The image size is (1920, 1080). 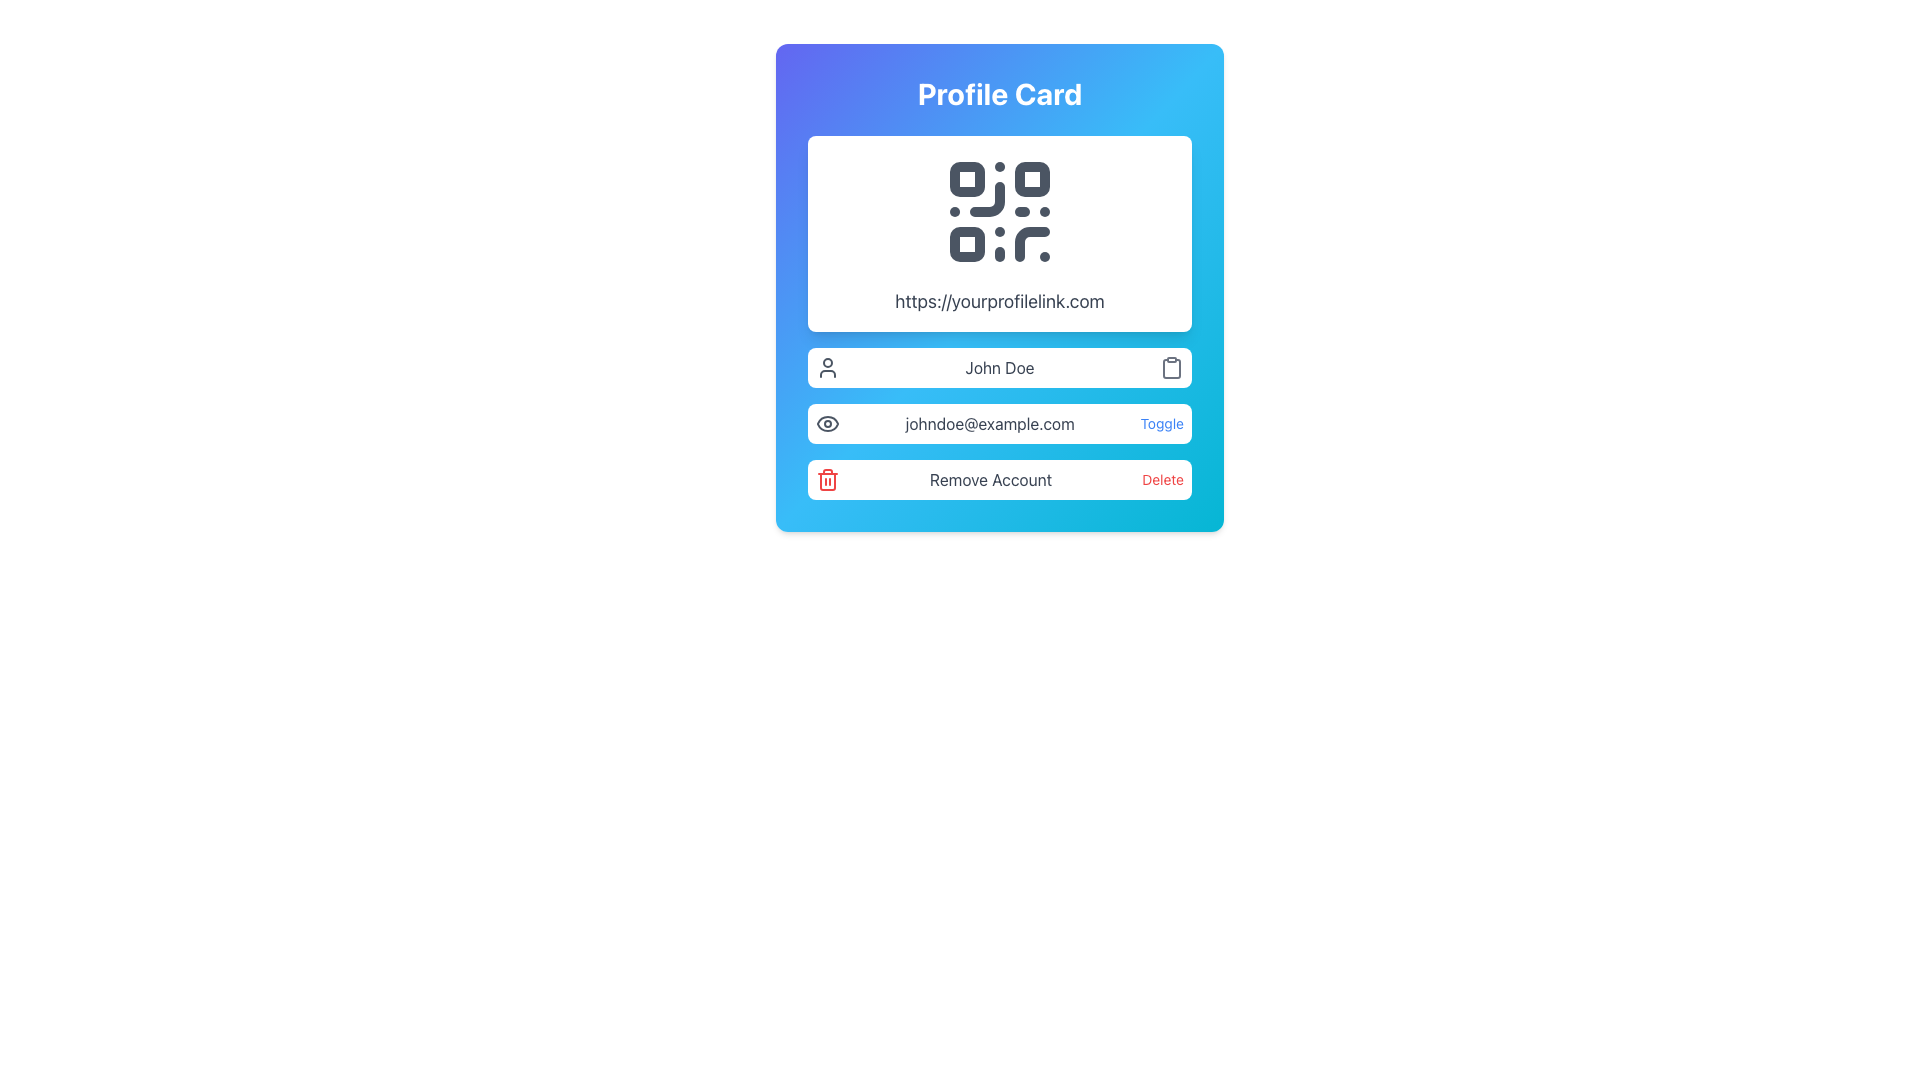 I want to click on the static text display that shows 'https://yourprofilelink.com', which is centered below a QR code graphic, so click(x=999, y=301).